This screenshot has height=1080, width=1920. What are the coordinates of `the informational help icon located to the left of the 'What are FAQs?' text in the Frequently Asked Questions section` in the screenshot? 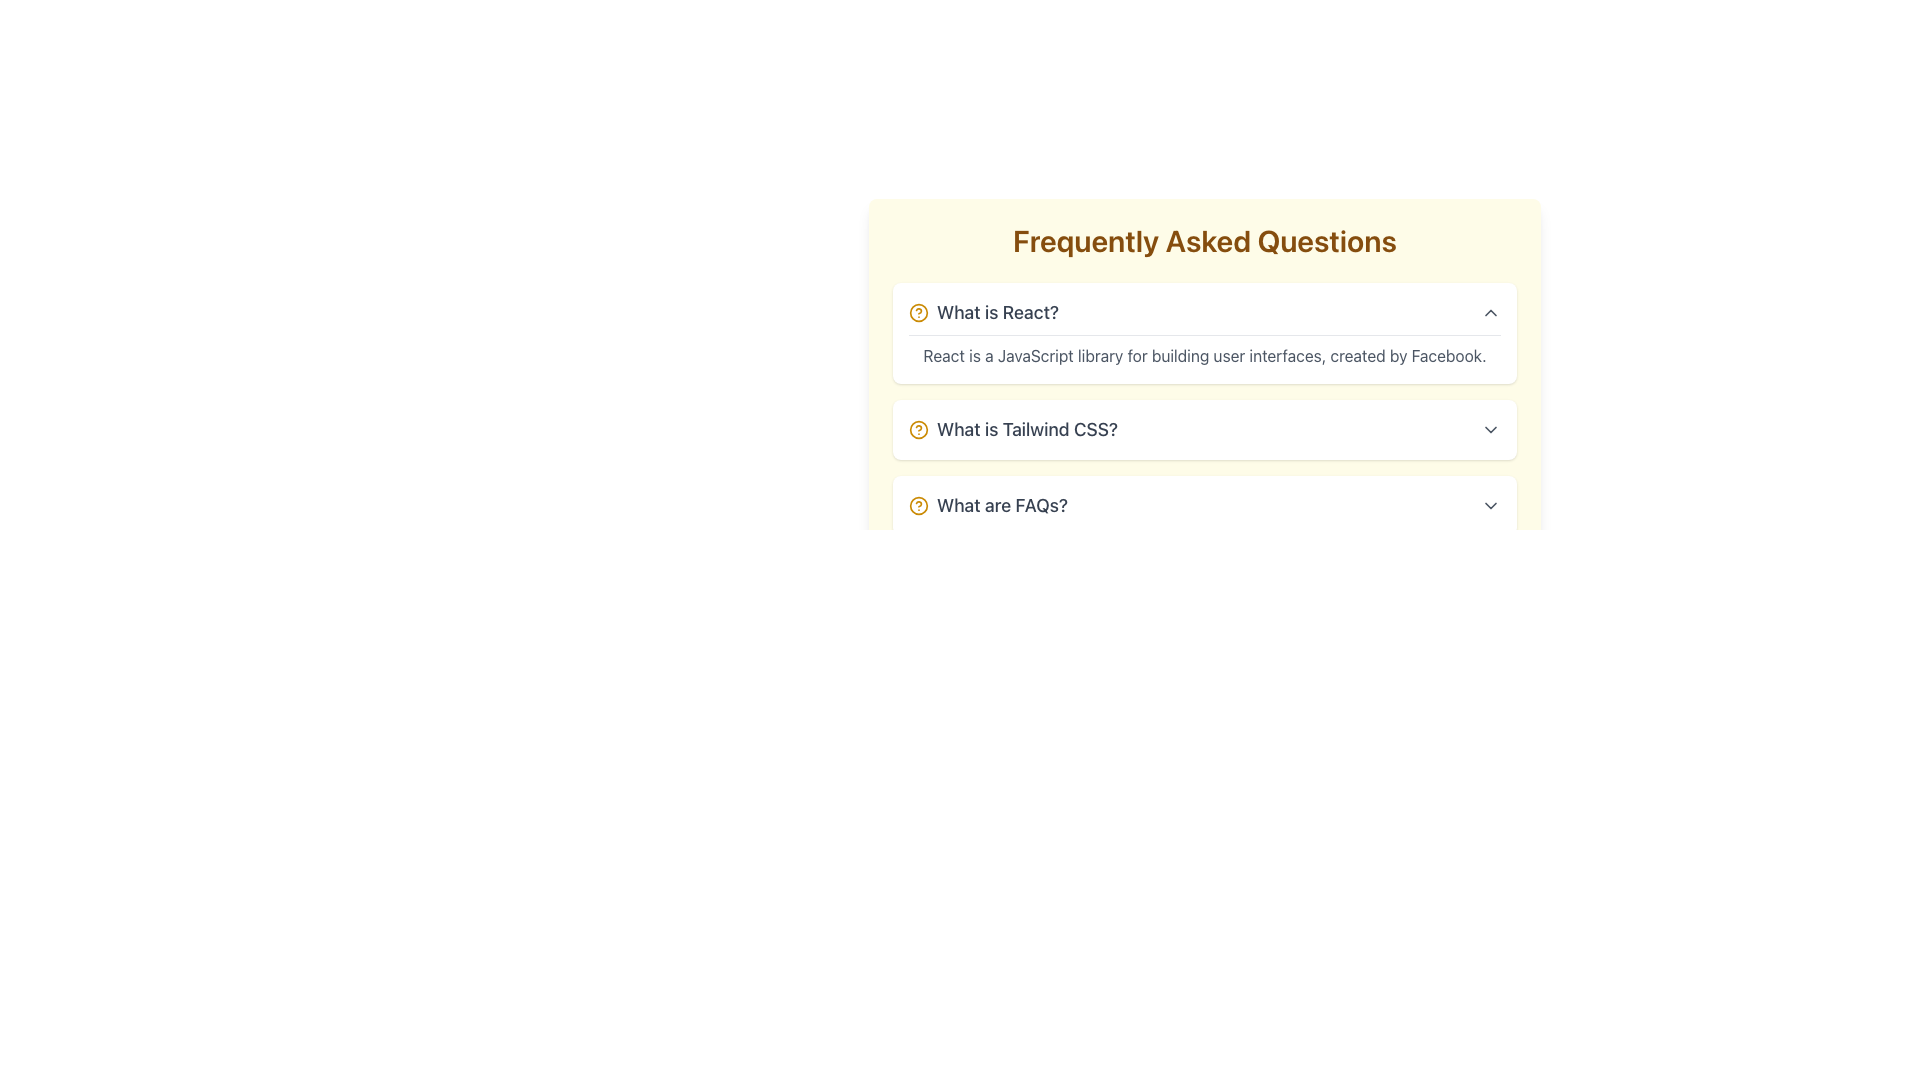 It's located at (917, 504).